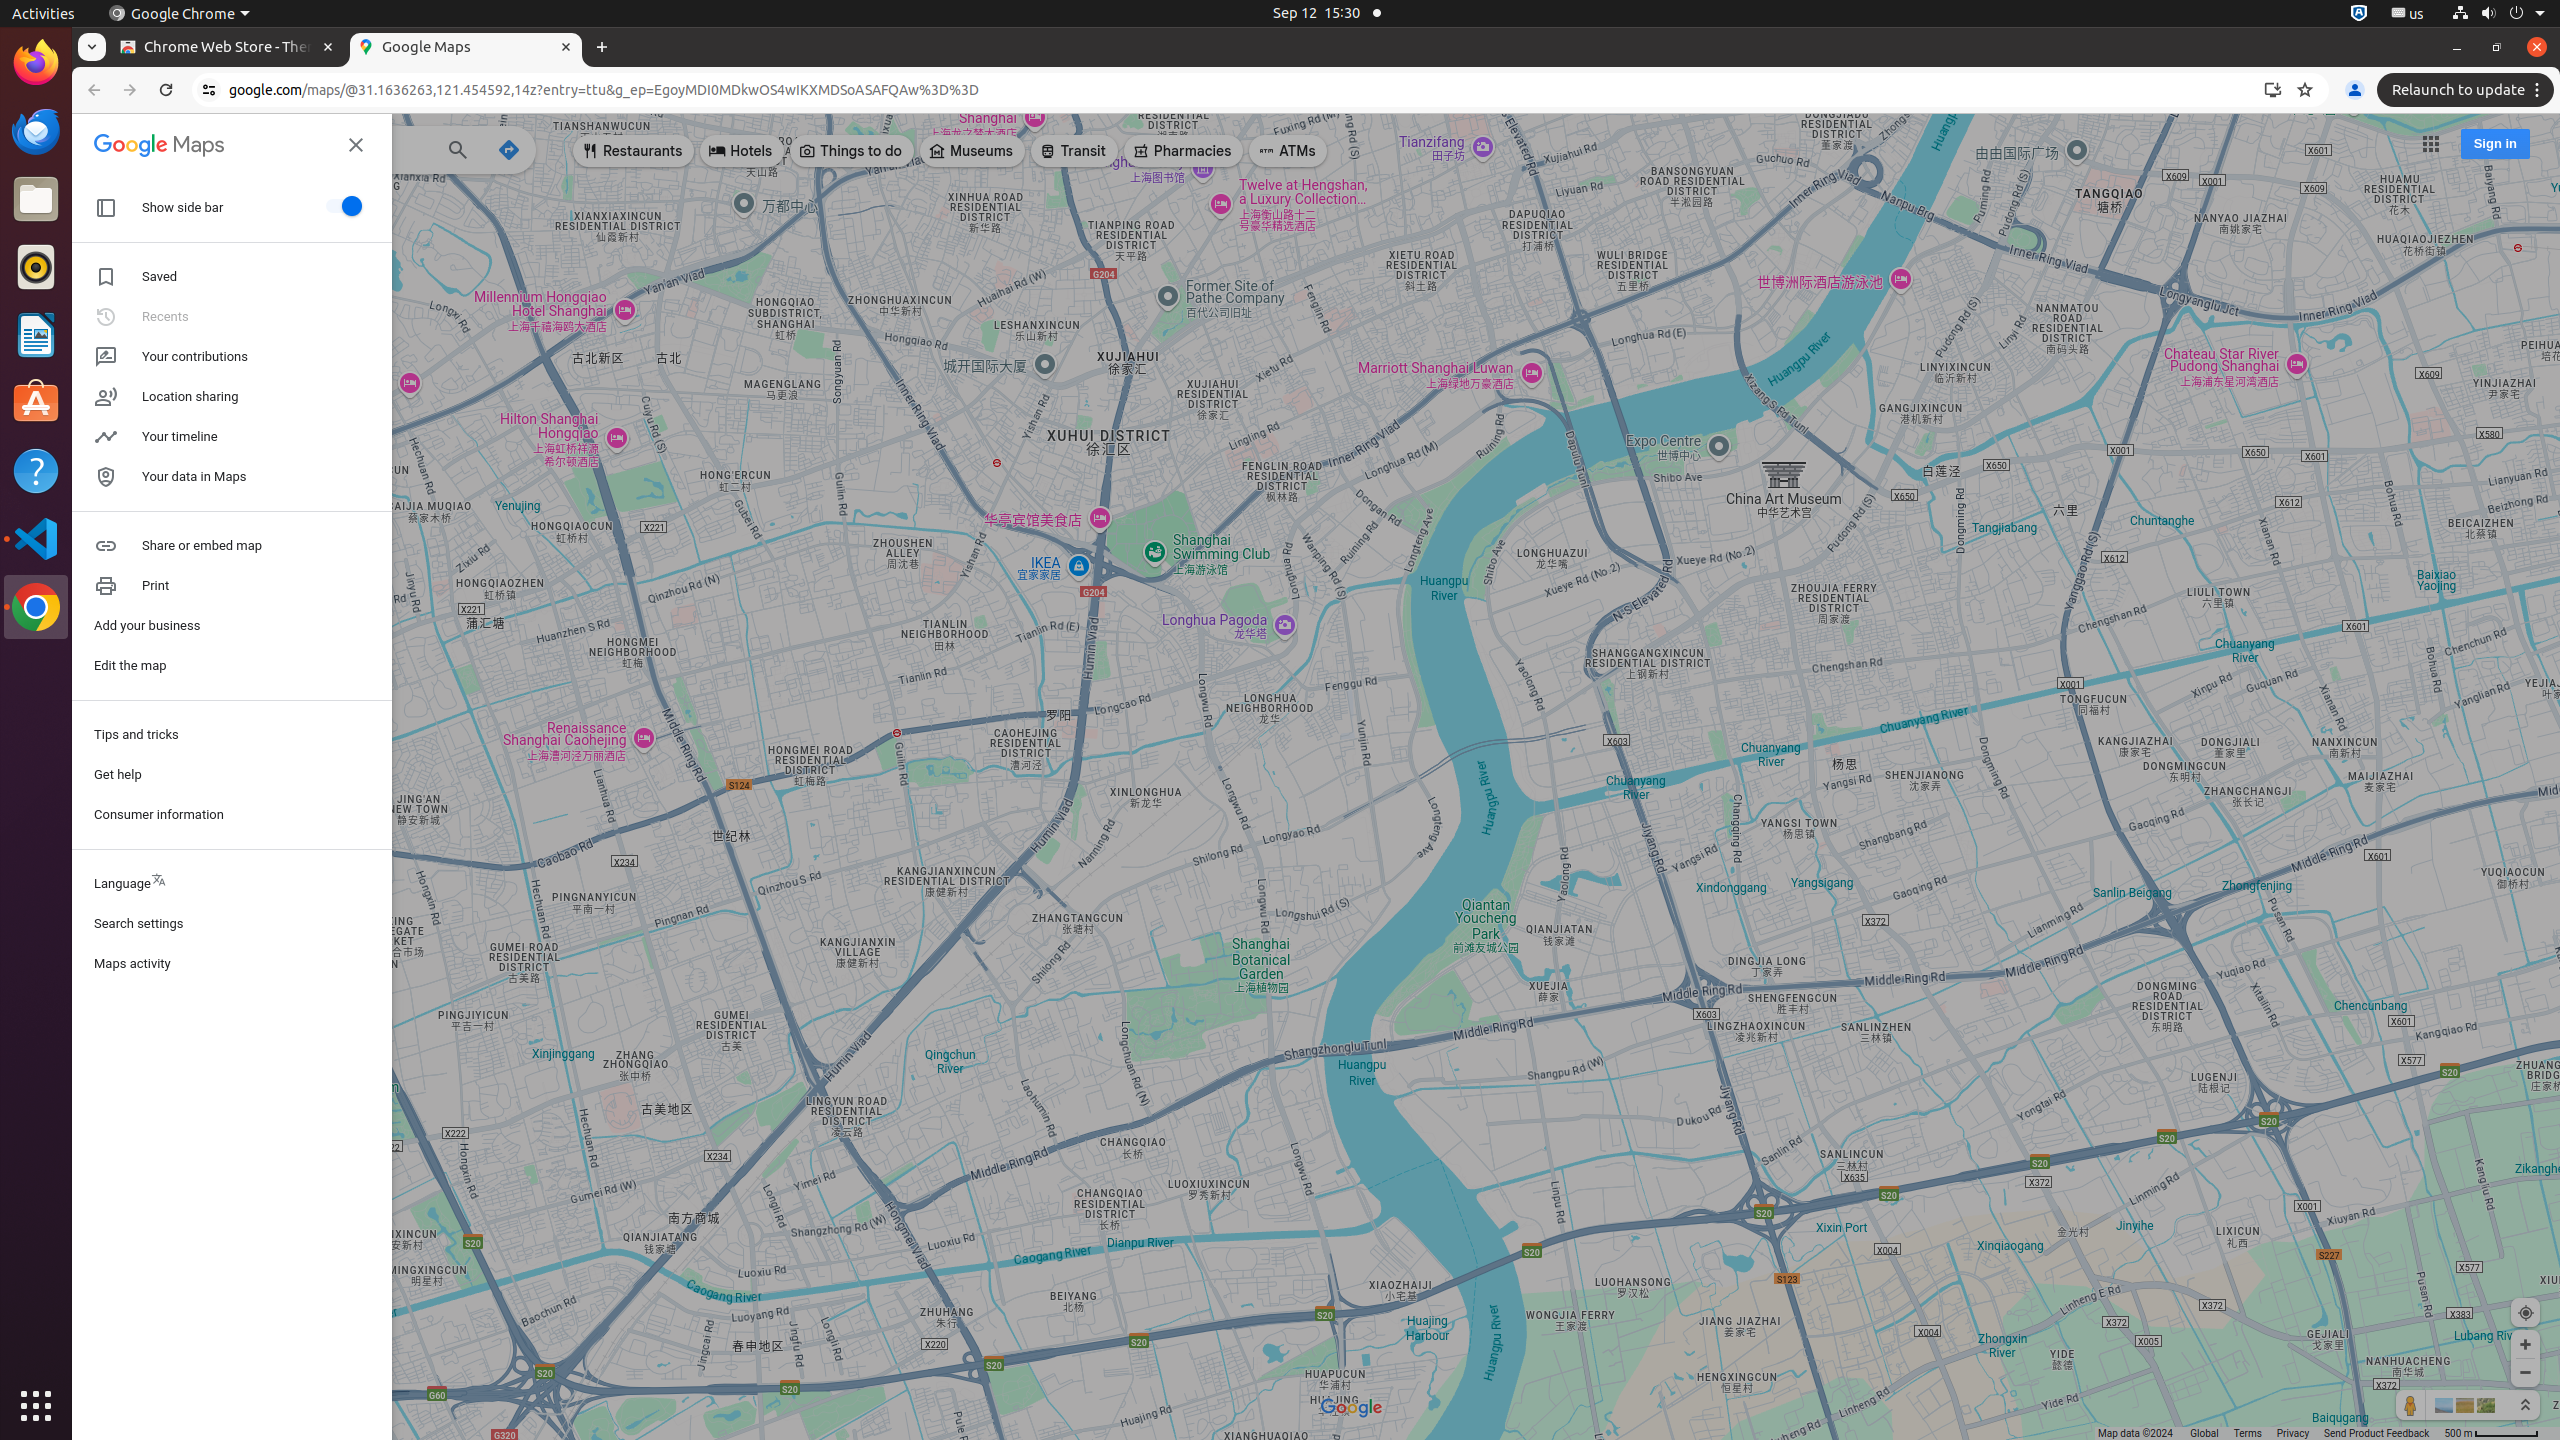 The image size is (2560, 1440). What do you see at coordinates (231, 436) in the screenshot?
I see `'Your timeline'` at bounding box center [231, 436].